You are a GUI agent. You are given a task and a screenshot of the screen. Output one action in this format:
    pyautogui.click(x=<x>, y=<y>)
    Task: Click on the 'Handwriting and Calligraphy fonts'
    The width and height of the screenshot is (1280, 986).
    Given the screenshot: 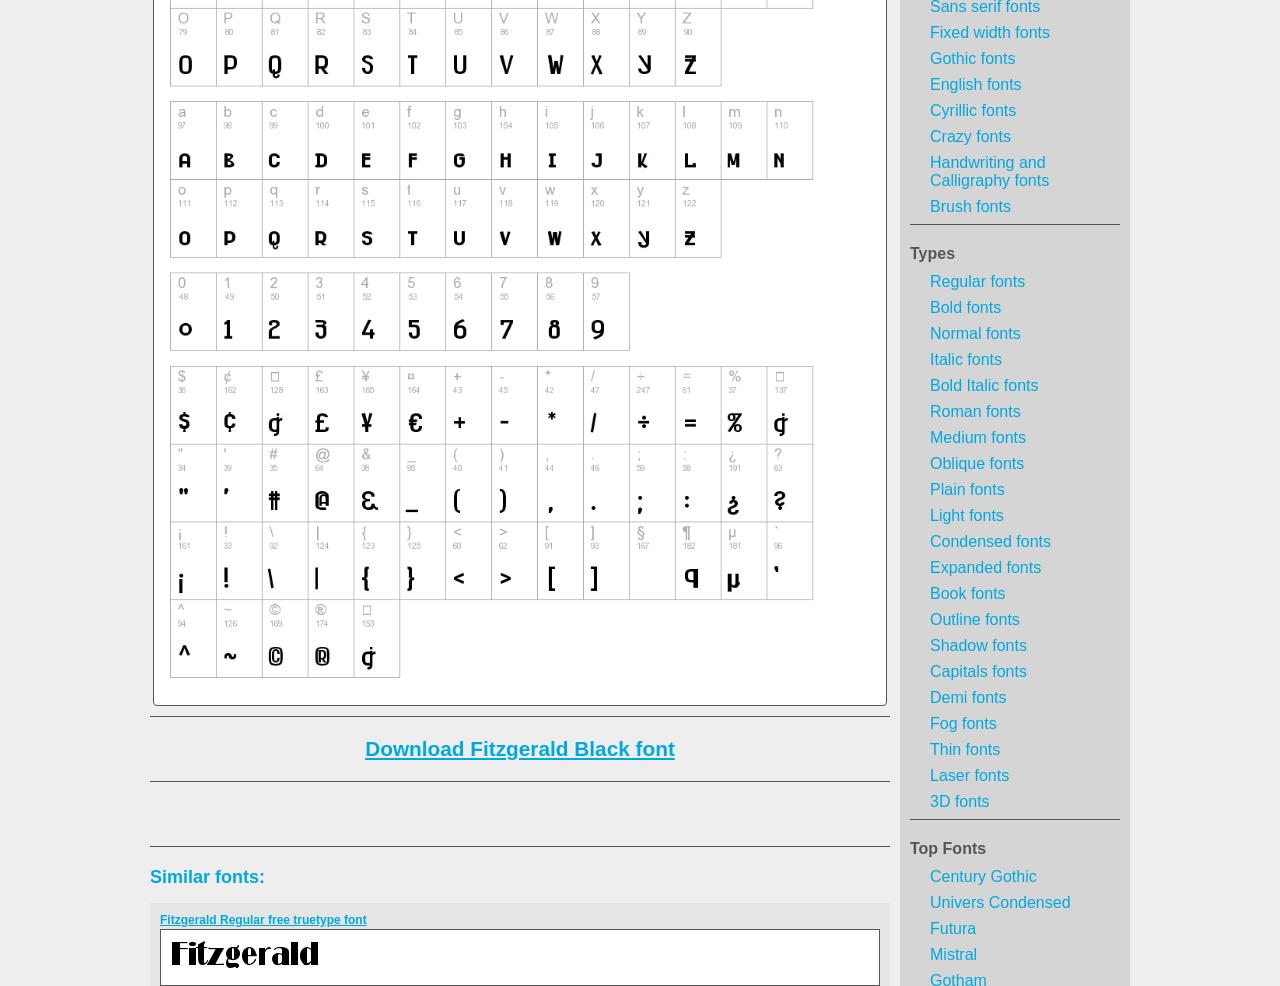 What is the action you would take?
    pyautogui.click(x=989, y=170)
    